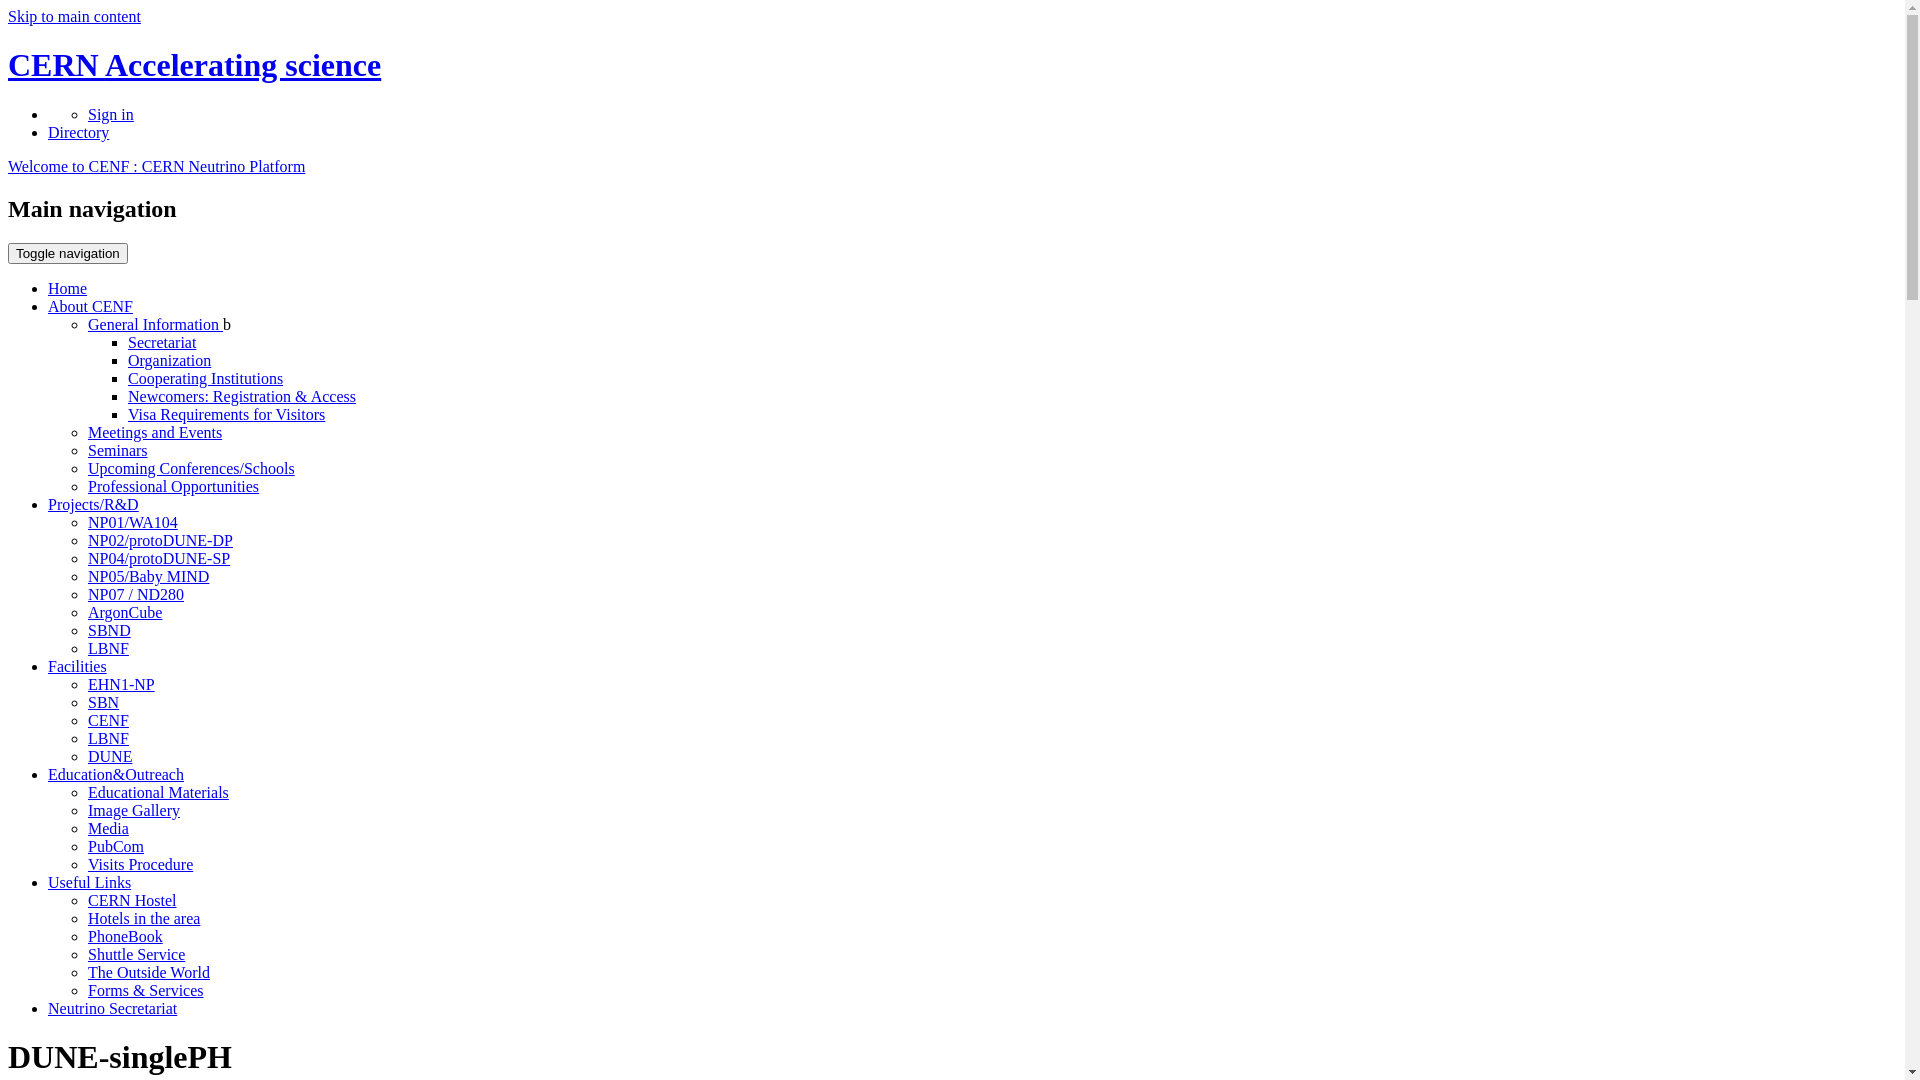 The height and width of the screenshot is (1080, 1920). I want to click on 'PubCom', so click(114, 846).